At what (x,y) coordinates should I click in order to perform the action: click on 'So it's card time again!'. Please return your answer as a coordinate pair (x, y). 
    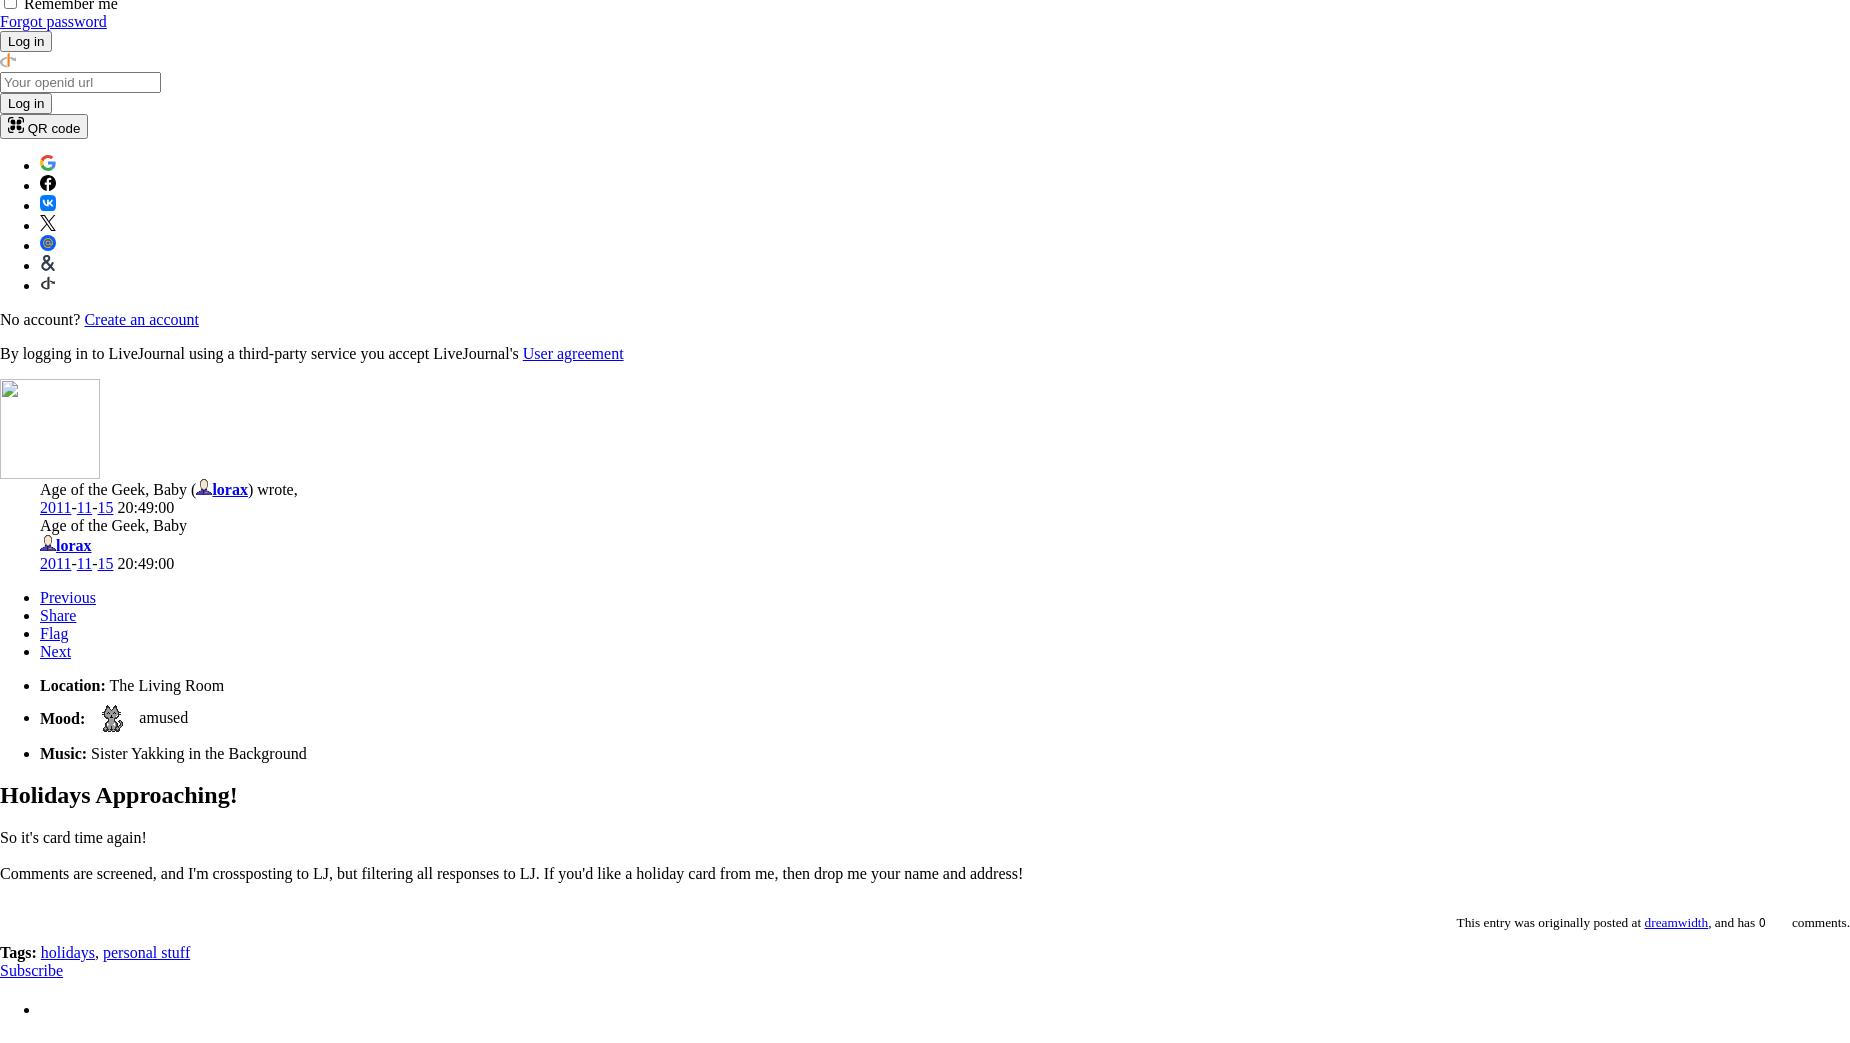
    Looking at the image, I should click on (0, 837).